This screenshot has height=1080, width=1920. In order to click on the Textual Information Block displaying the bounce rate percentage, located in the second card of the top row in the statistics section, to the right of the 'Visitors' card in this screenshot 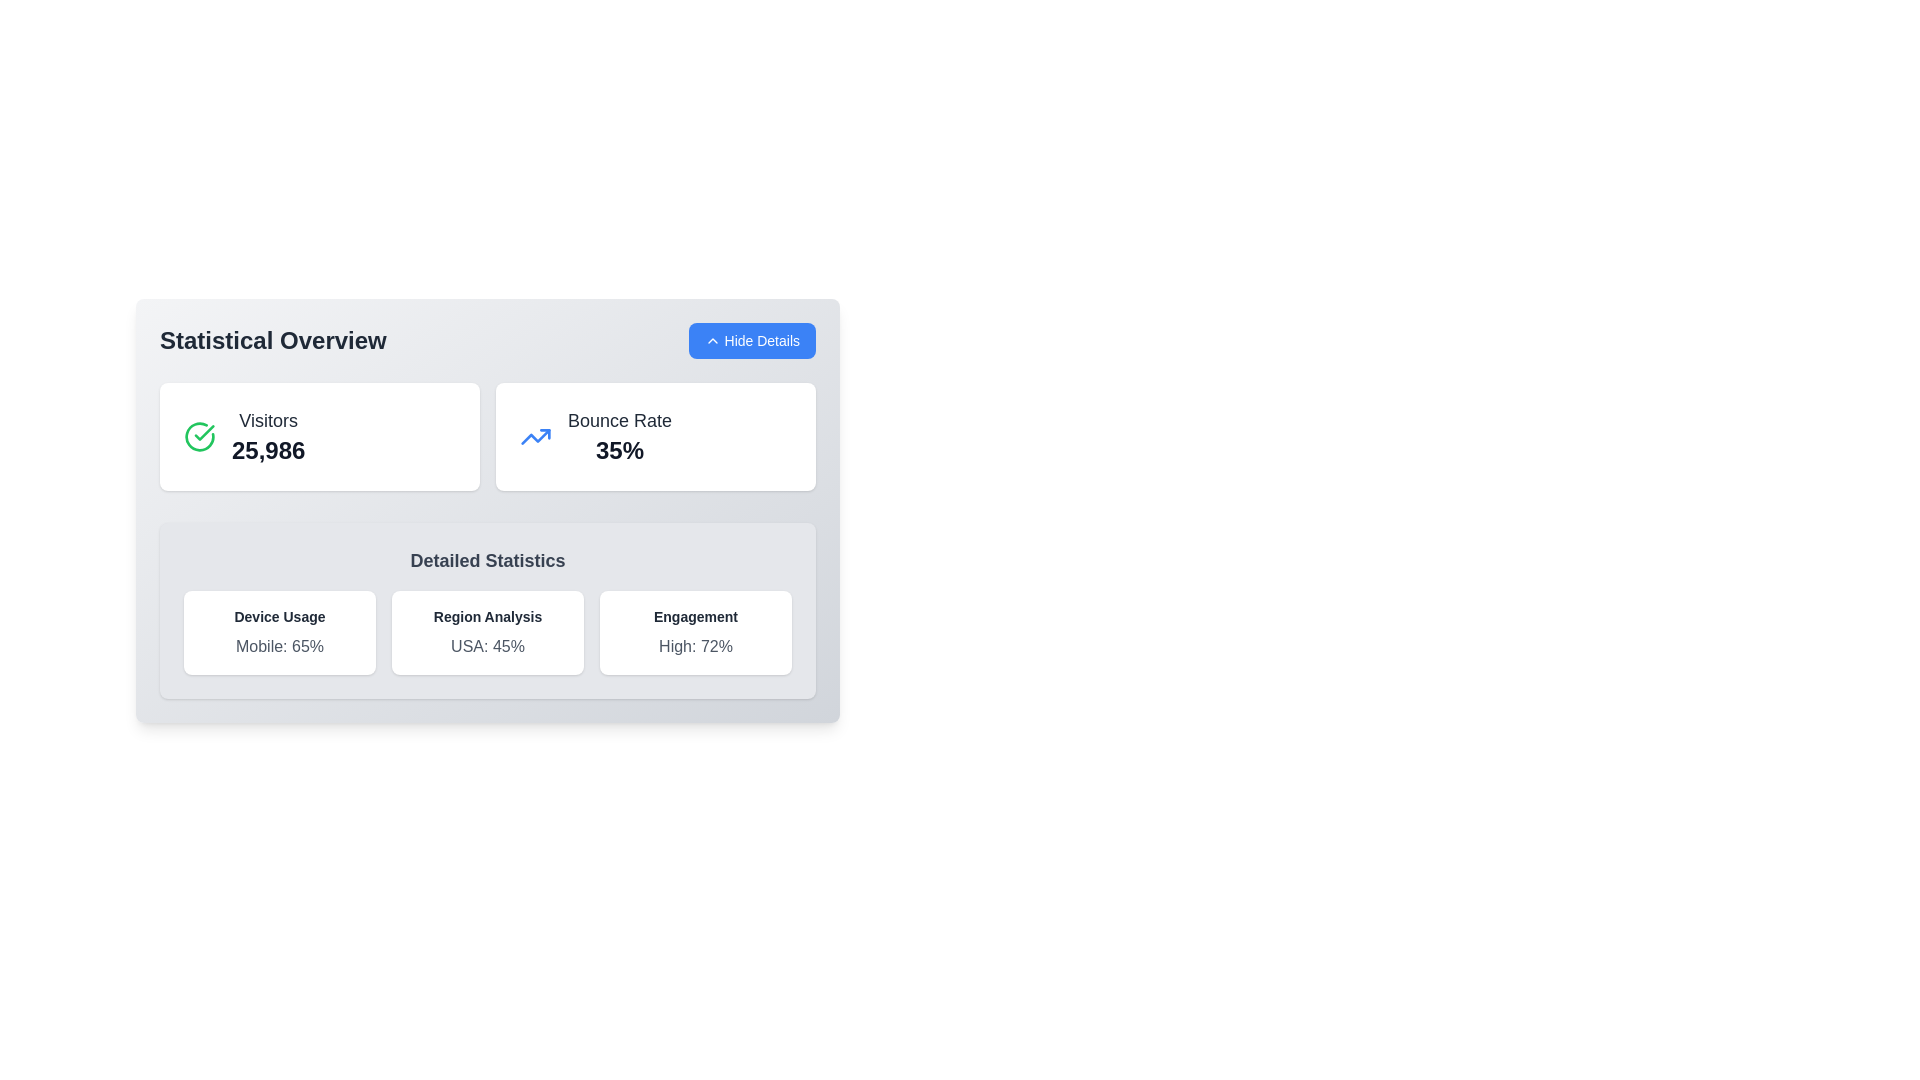, I will do `click(618, 435)`.